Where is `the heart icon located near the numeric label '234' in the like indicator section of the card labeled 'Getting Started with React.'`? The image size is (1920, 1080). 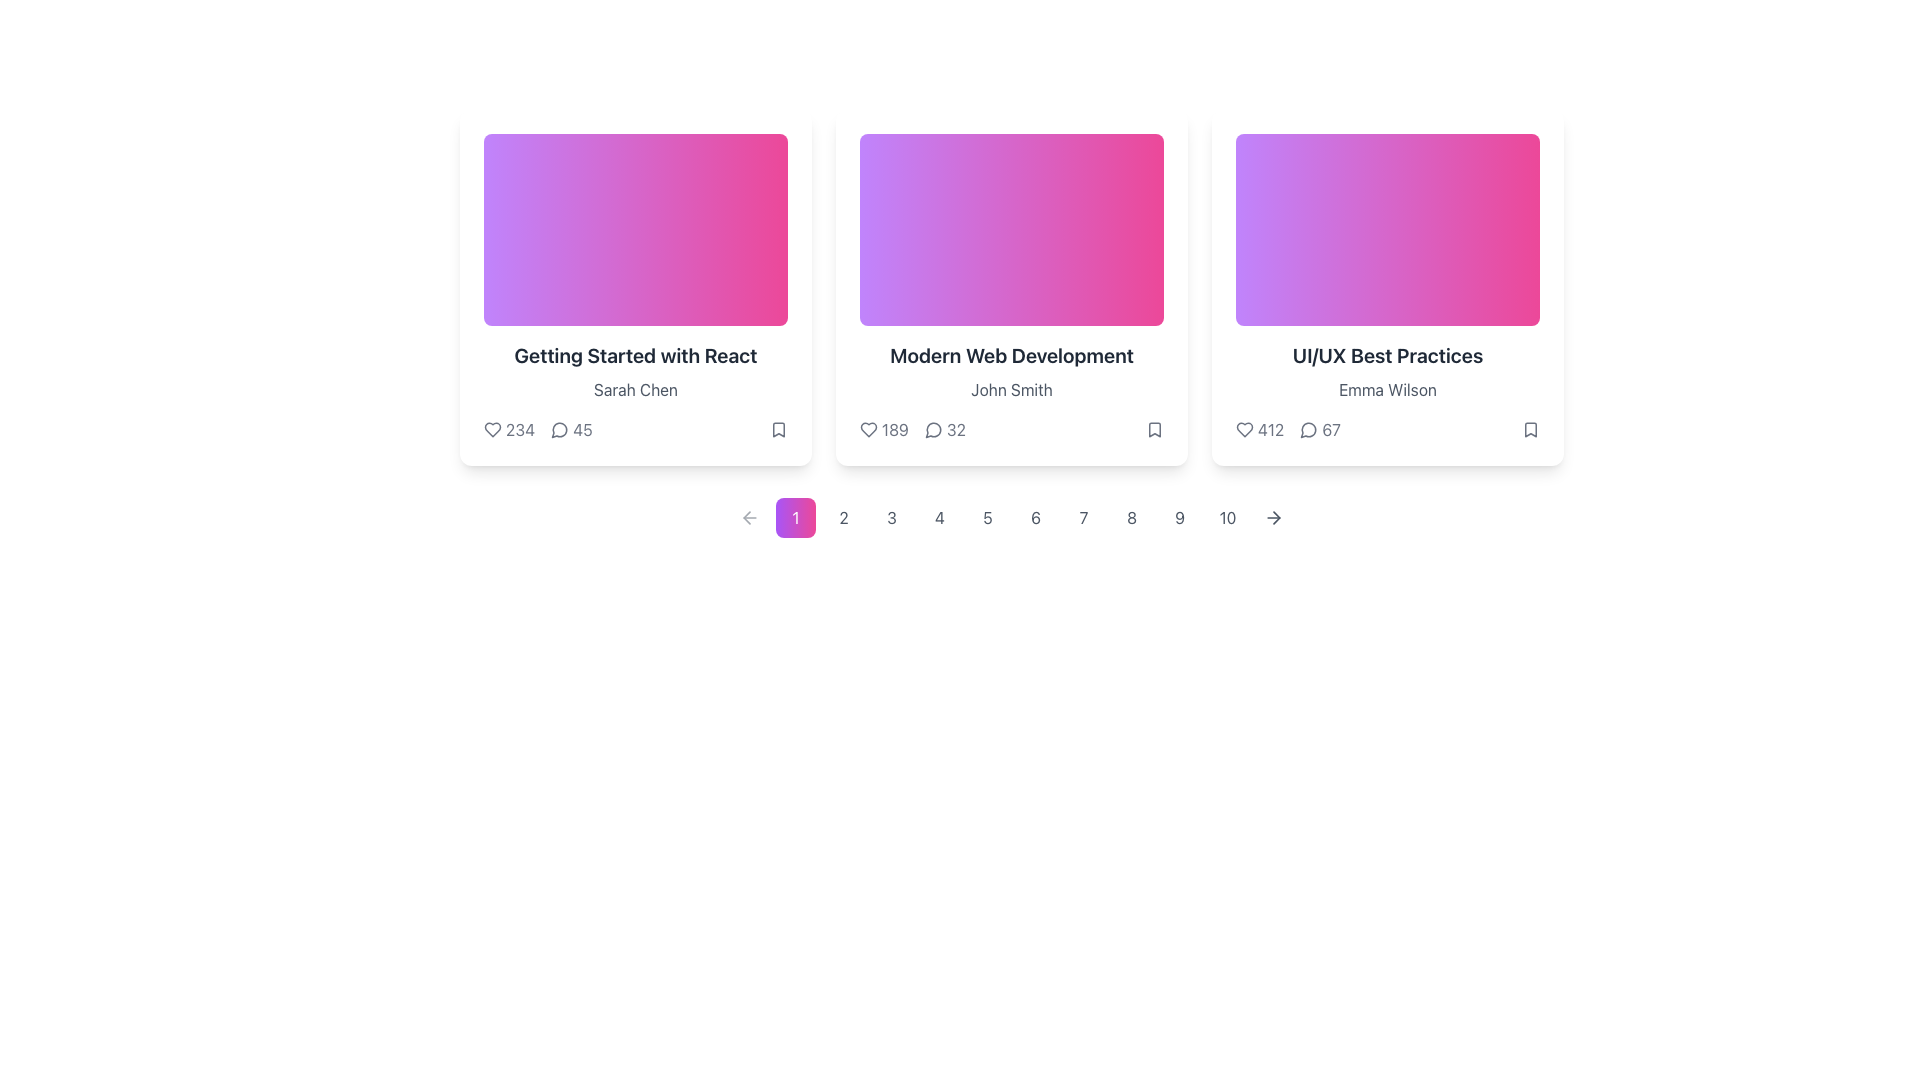 the heart icon located near the numeric label '234' in the like indicator section of the card labeled 'Getting Started with React.' is located at coordinates (493, 428).